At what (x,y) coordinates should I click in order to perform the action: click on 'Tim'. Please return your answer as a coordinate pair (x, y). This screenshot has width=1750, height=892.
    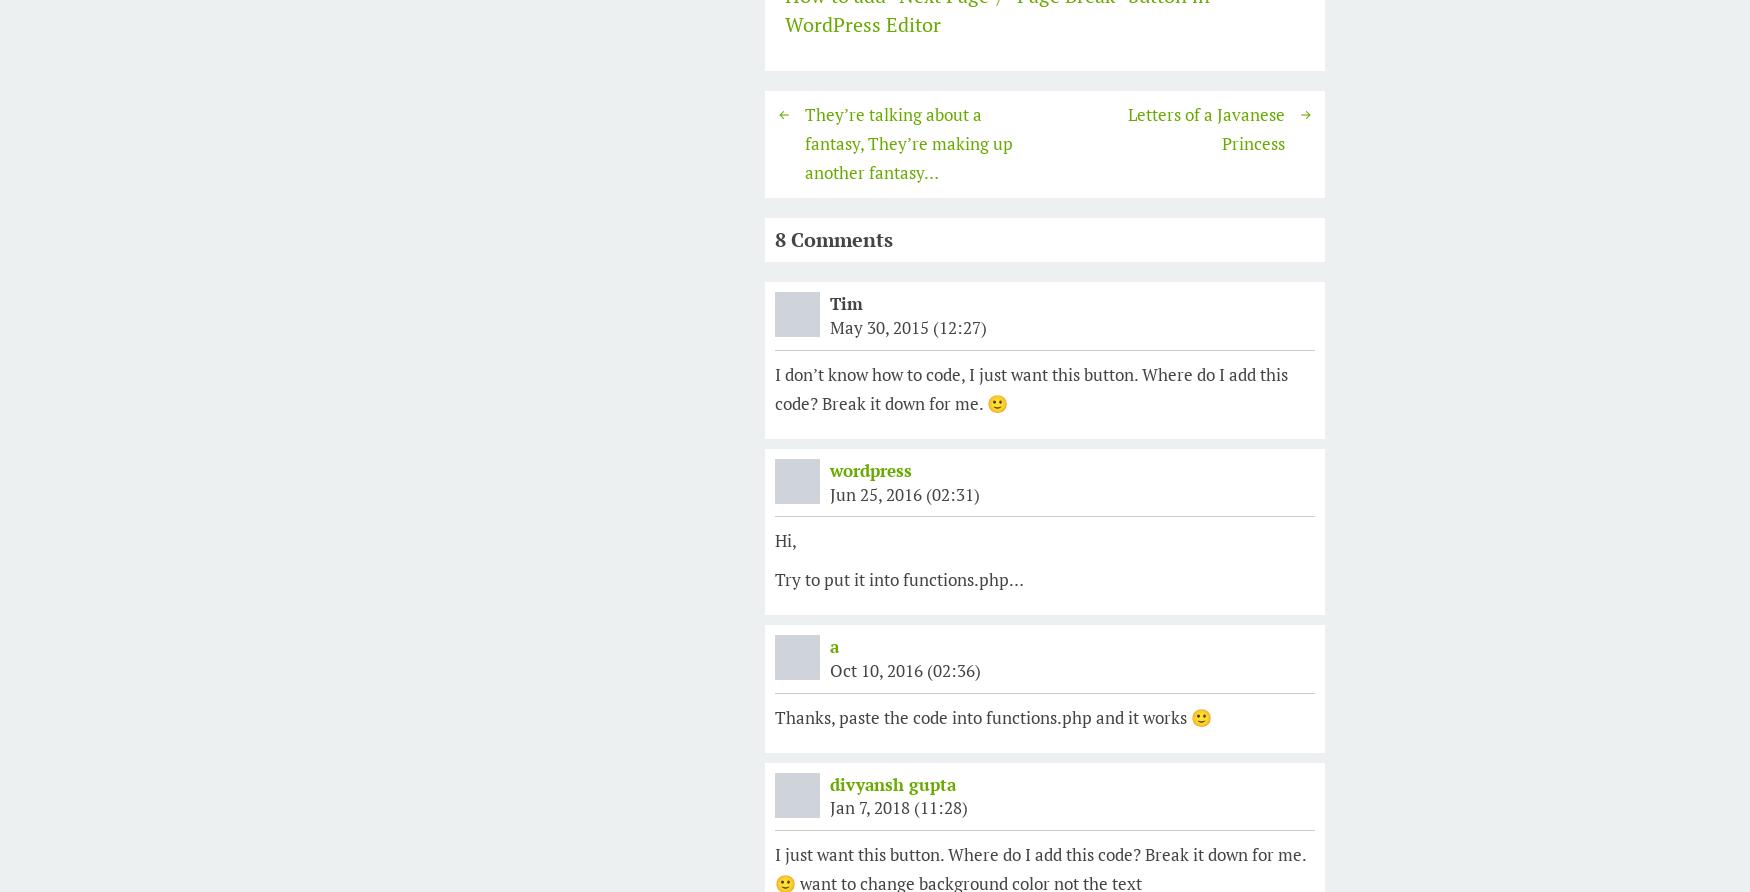
    Looking at the image, I should click on (846, 303).